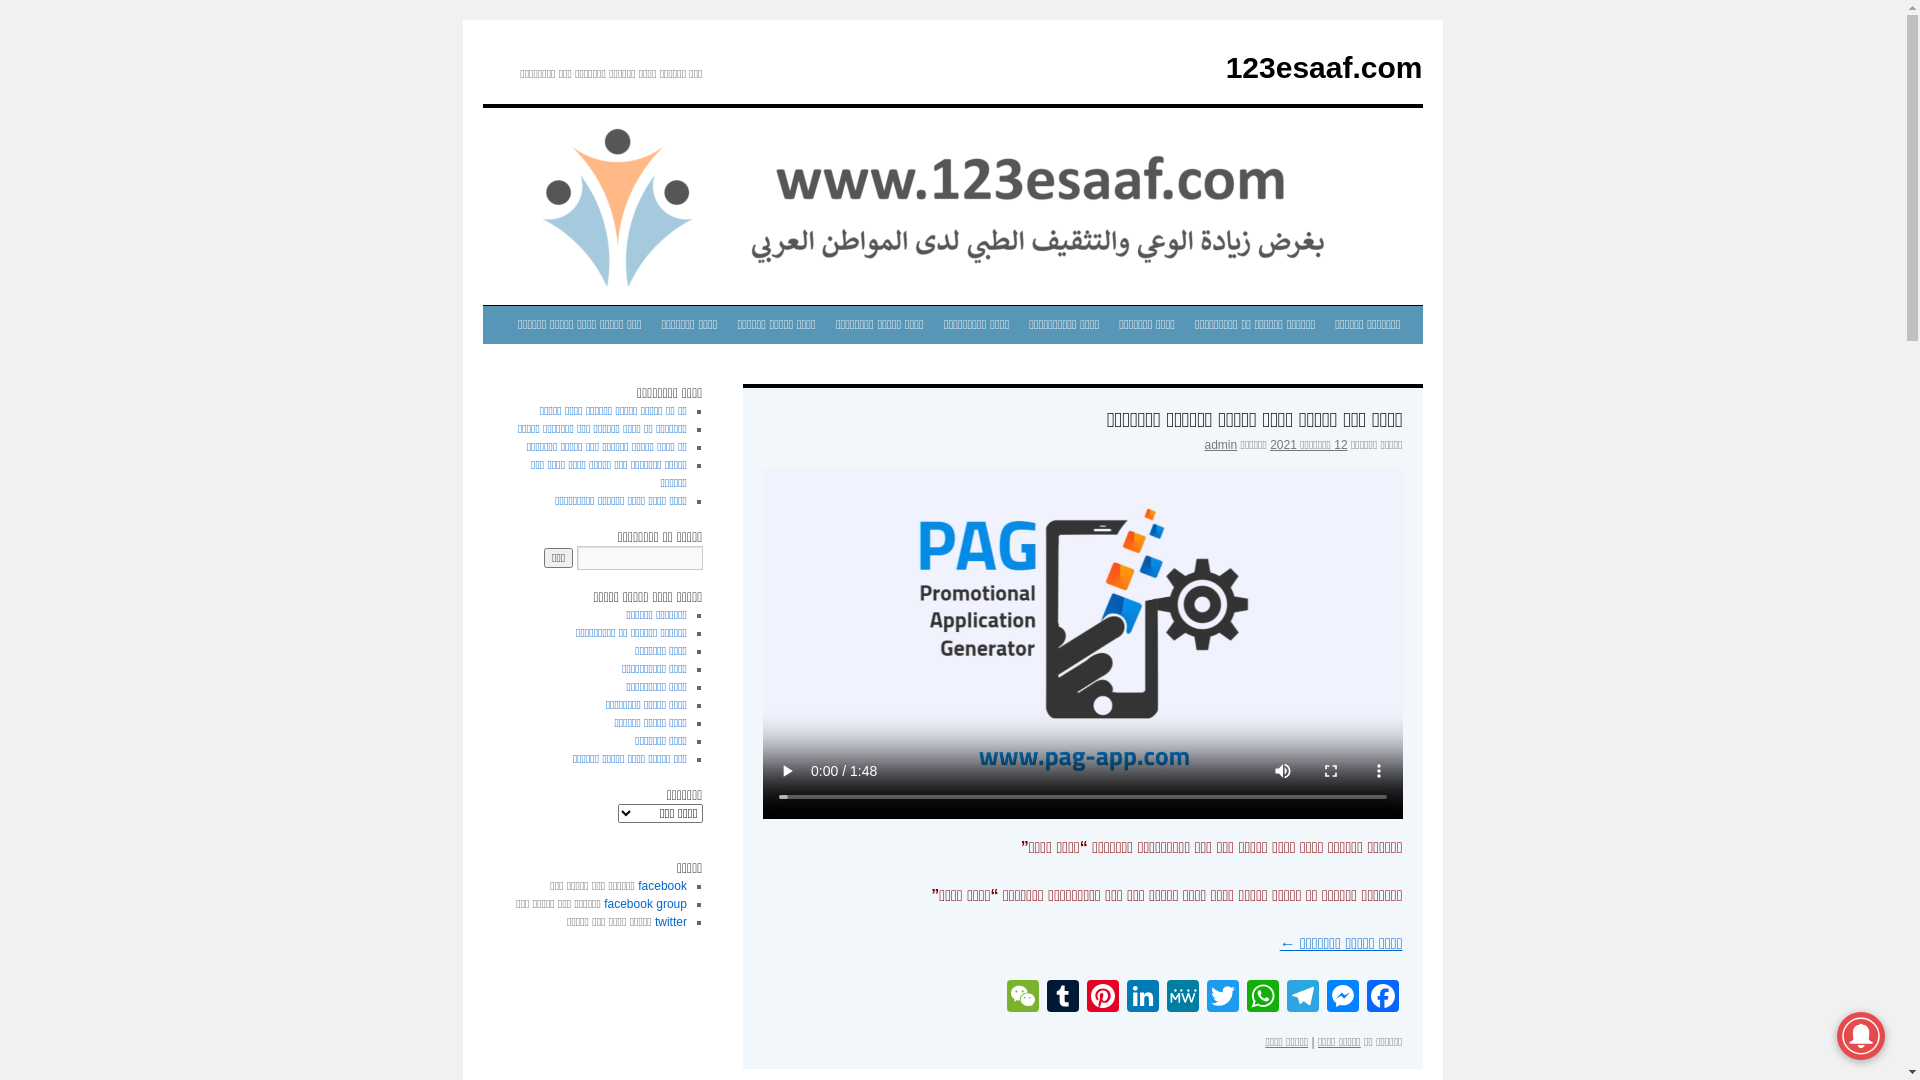  Describe the element at coordinates (1224, 66) in the screenshot. I see `'123esaaf.com'` at that location.